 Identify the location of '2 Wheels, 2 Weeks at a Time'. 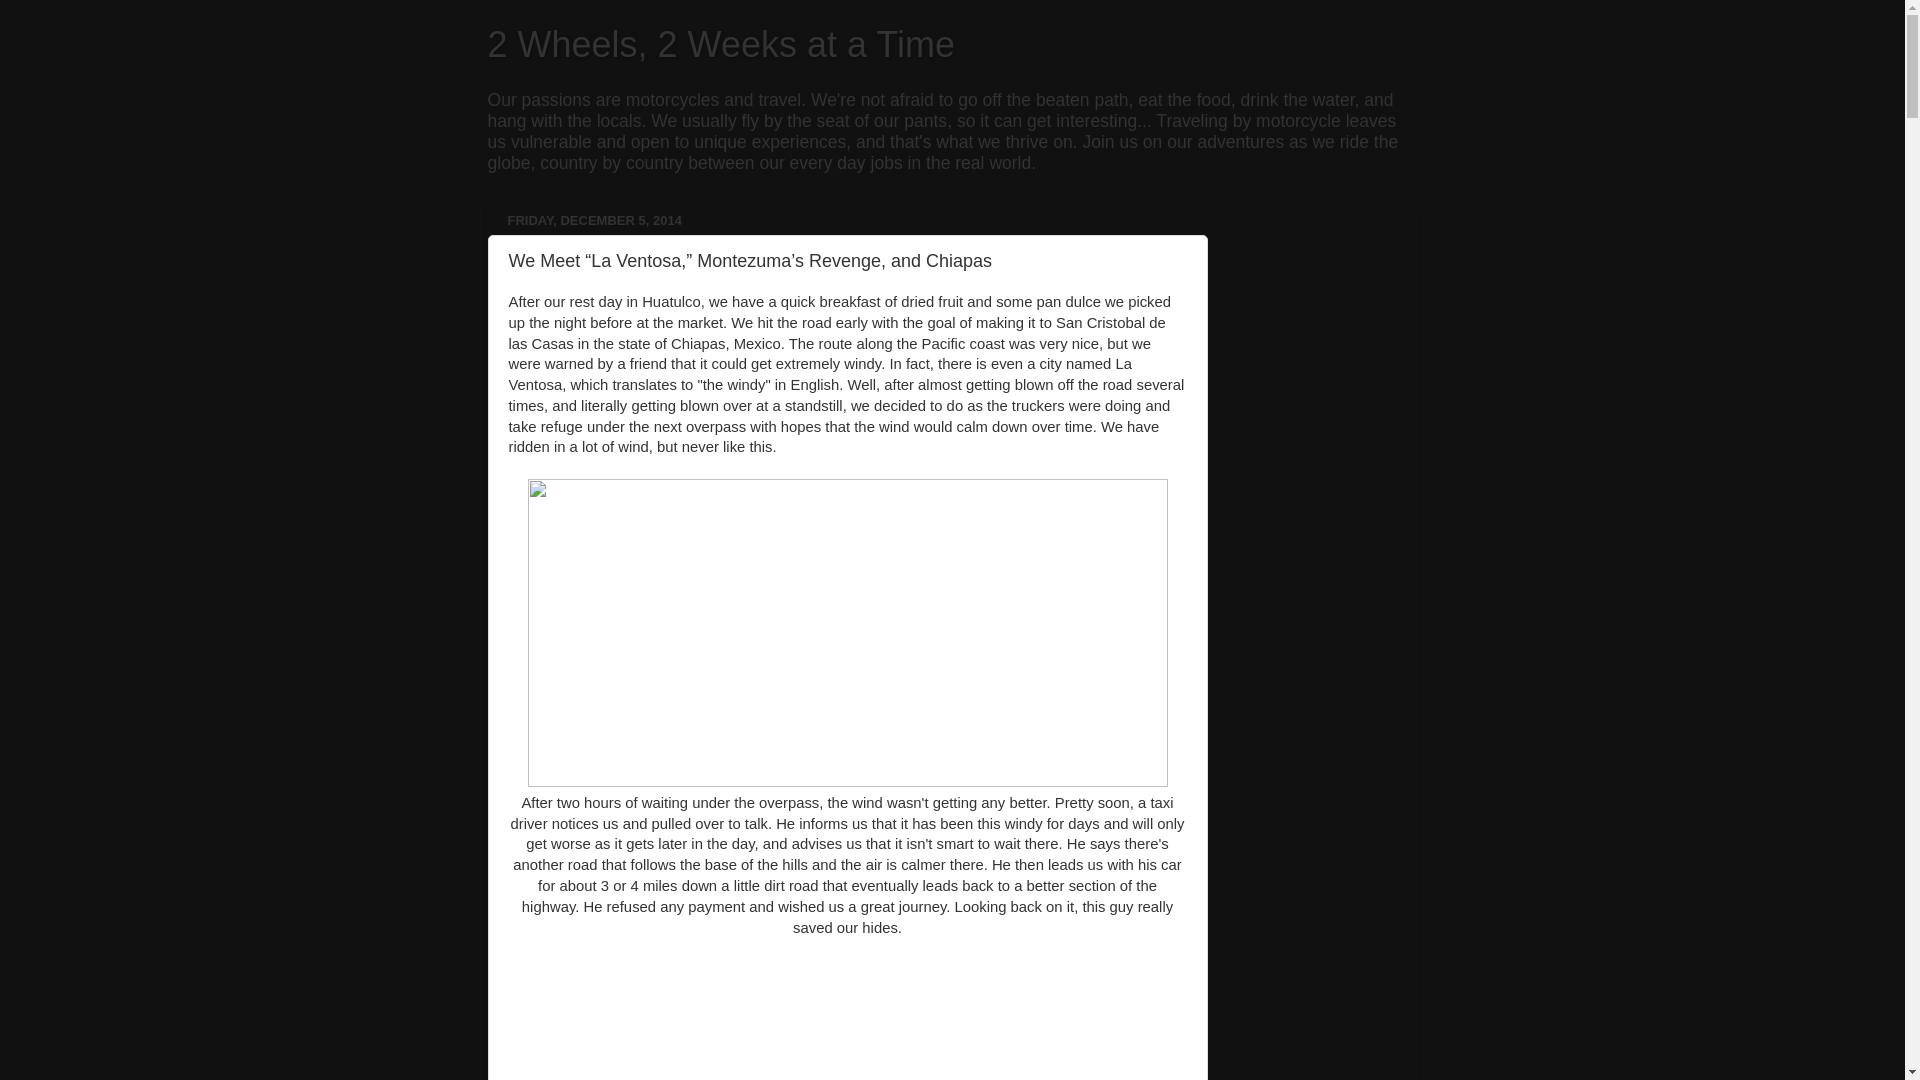
(720, 44).